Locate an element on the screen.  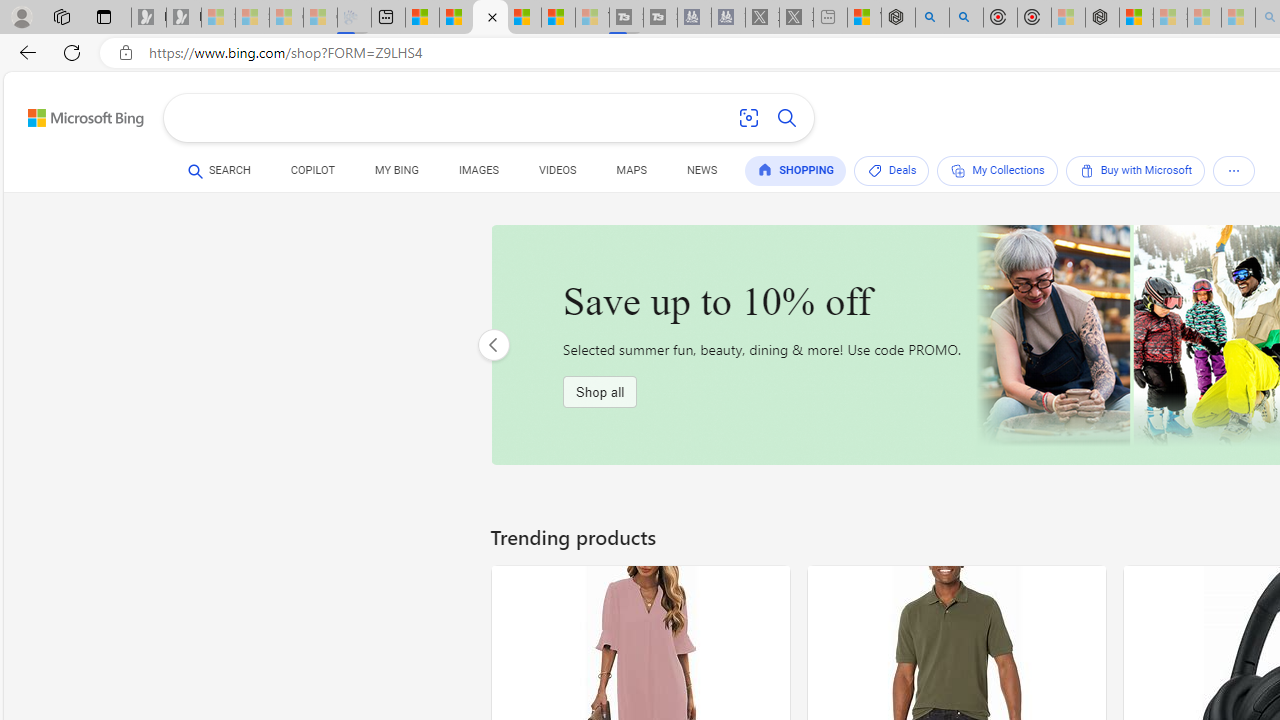
'Search button' is located at coordinates (785, 118).